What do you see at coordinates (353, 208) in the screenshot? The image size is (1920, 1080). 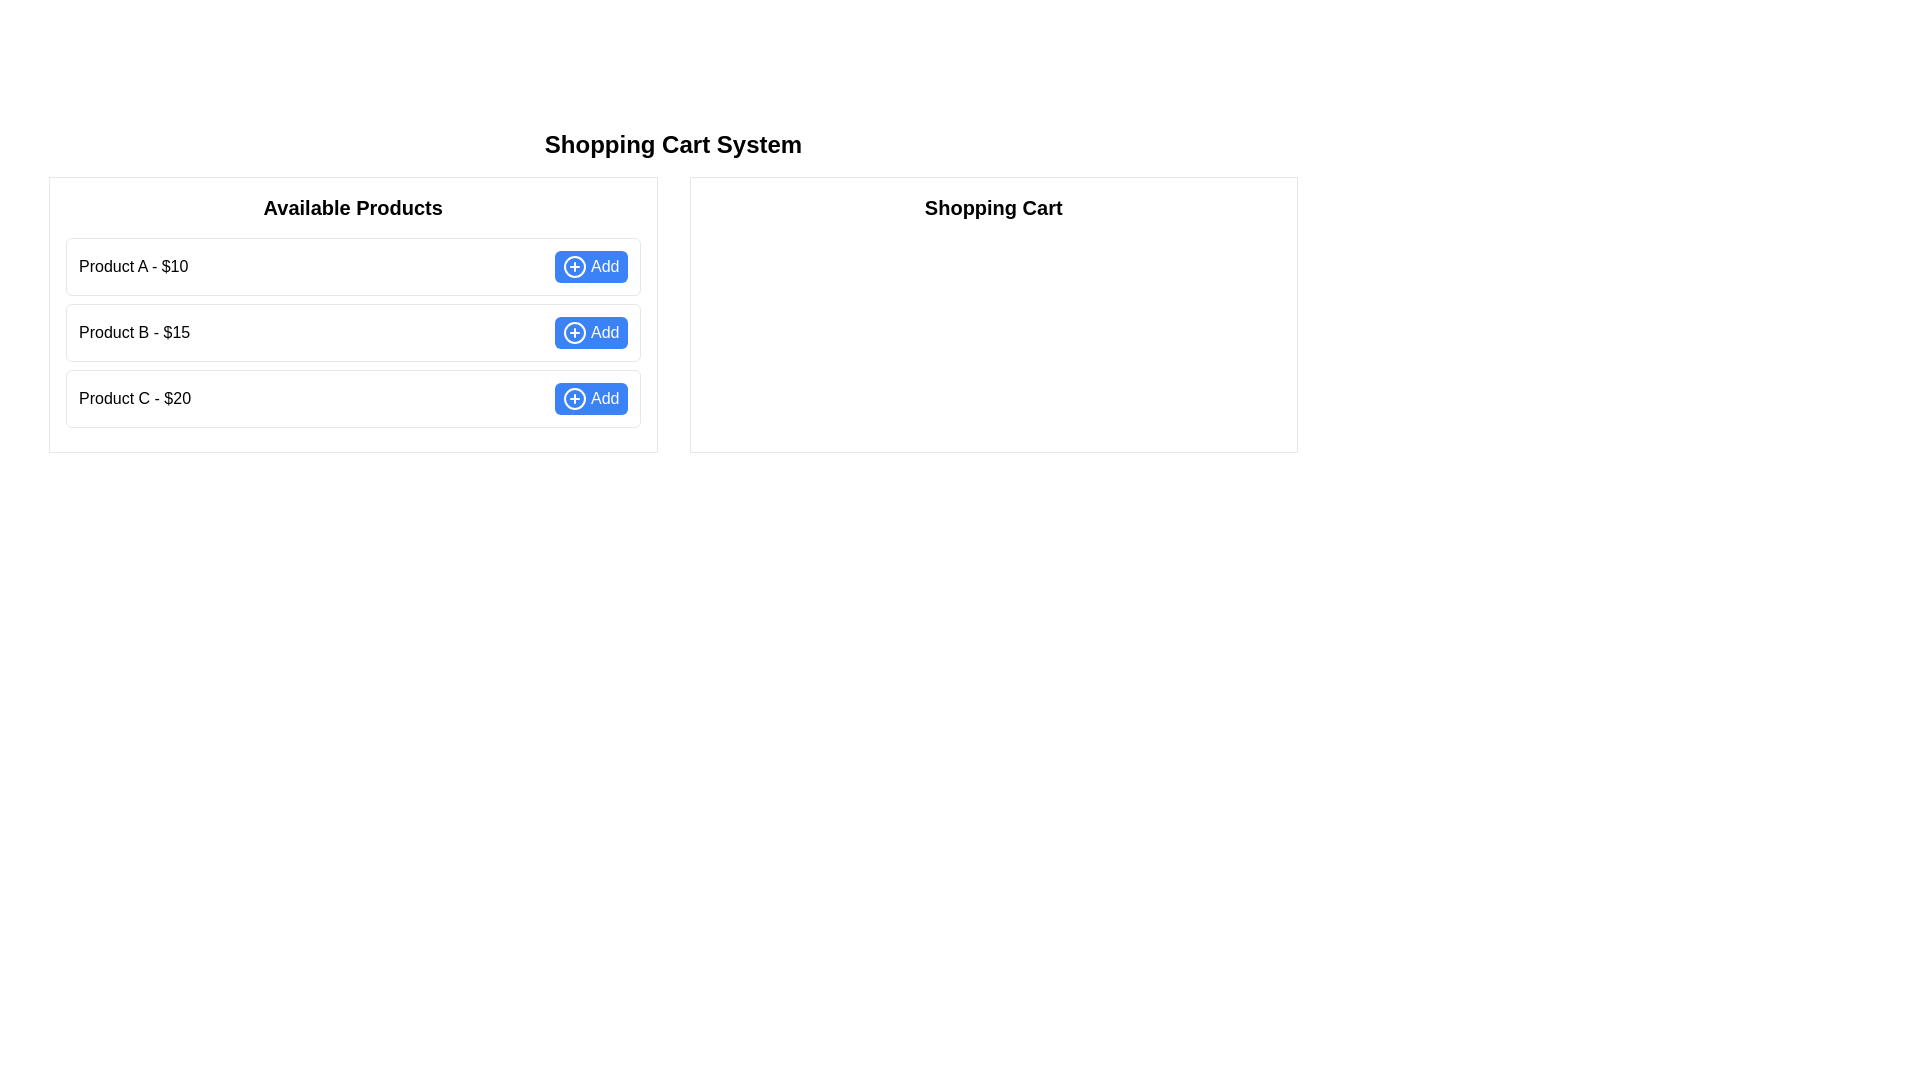 I see `the Text Label that serves as the heading for the products section, located at the top of the left segment of the interface` at bounding box center [353, 208].